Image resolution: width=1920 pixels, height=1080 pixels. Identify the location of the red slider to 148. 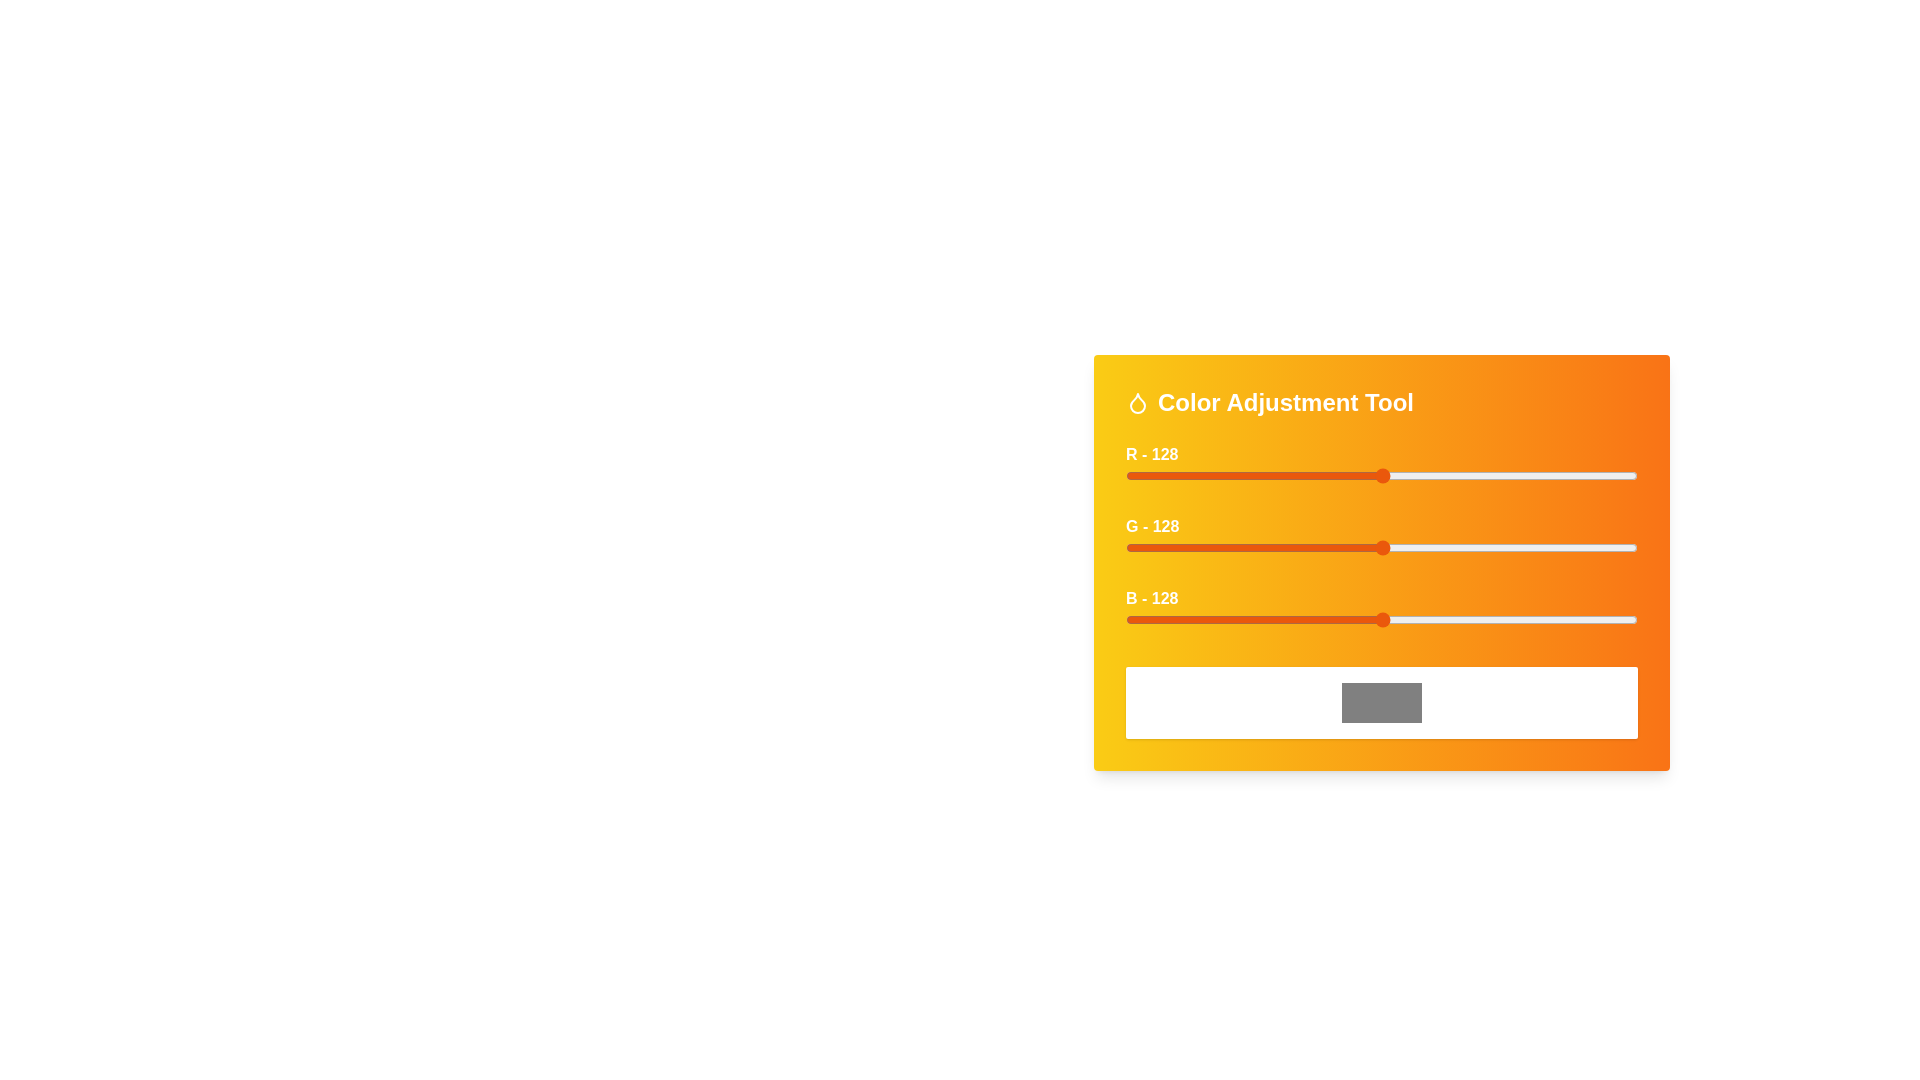
(1422, 475).